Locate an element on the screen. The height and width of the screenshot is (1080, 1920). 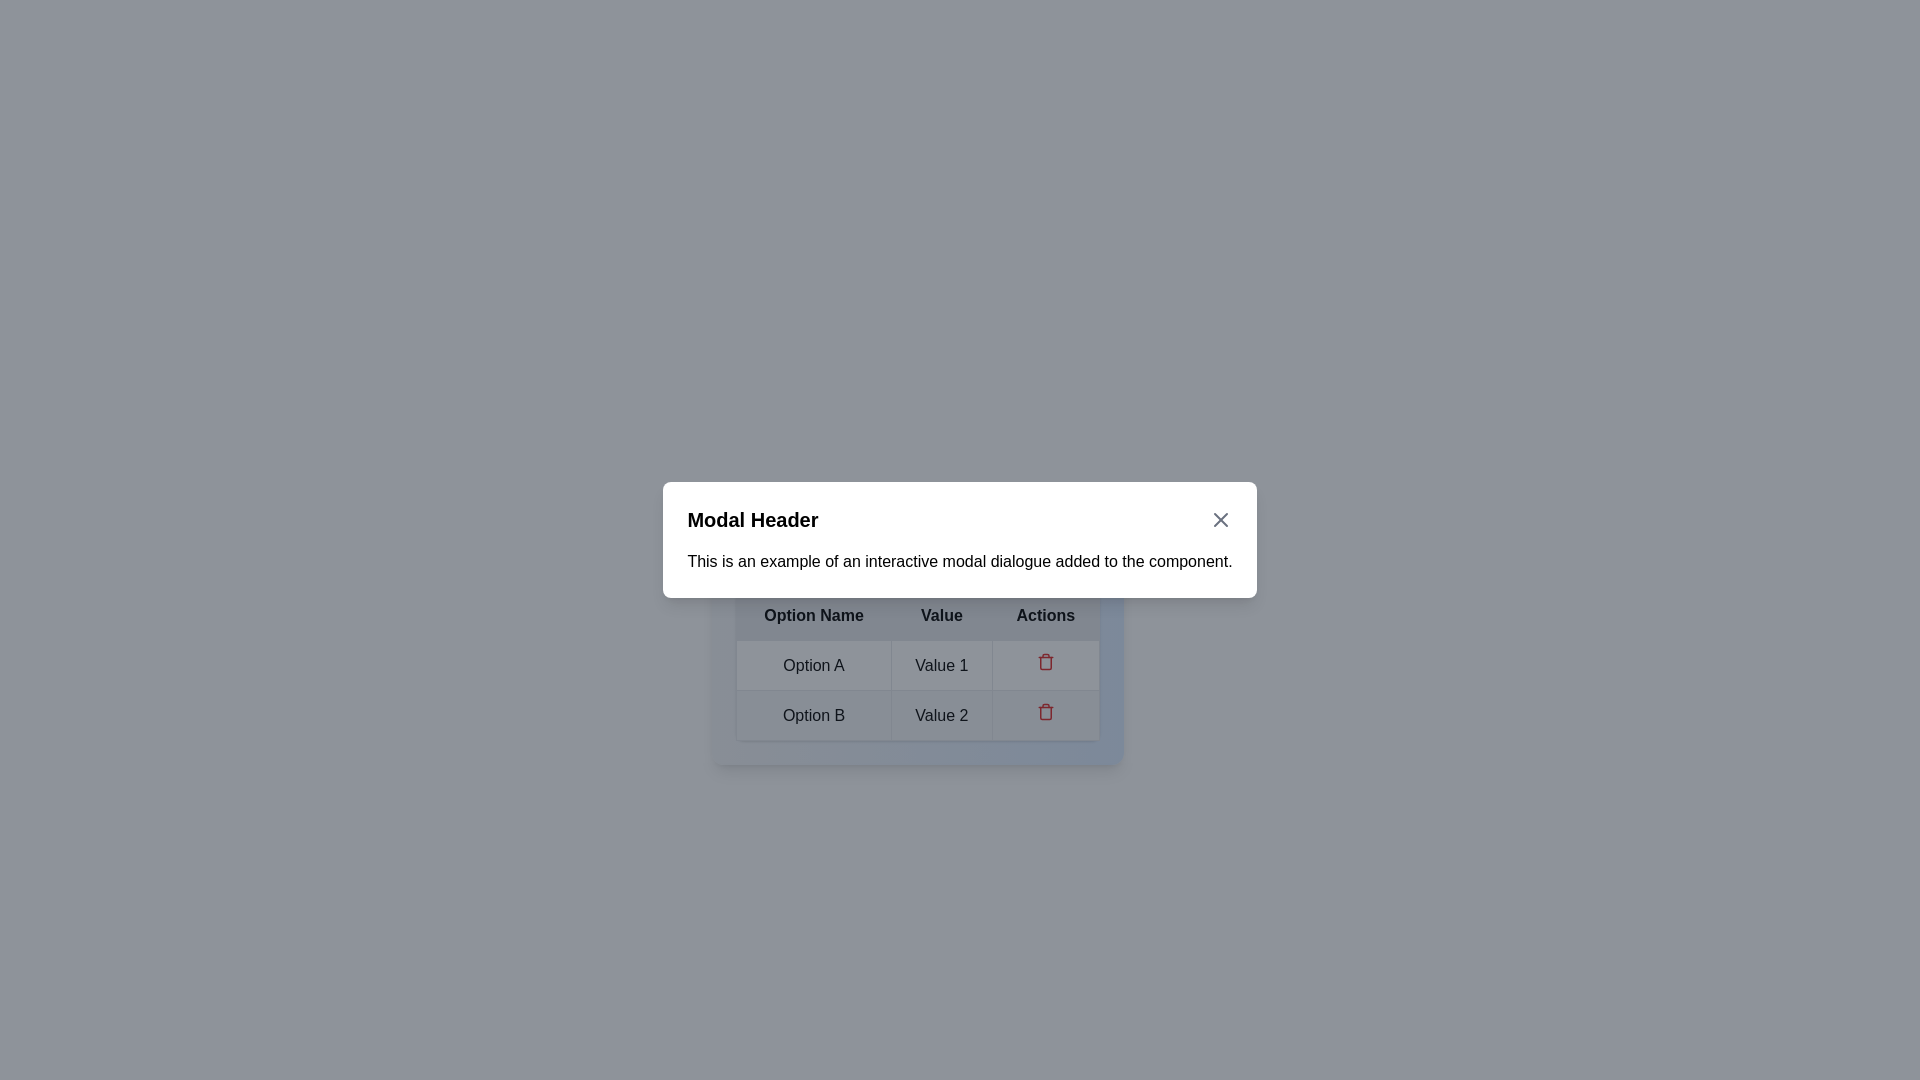
the 'Actions' table header cell, which is the third column in a row of a table inside a modal dialog box, distinguished by its bold text on a dark gray background is located at coordinates (1044, 615).